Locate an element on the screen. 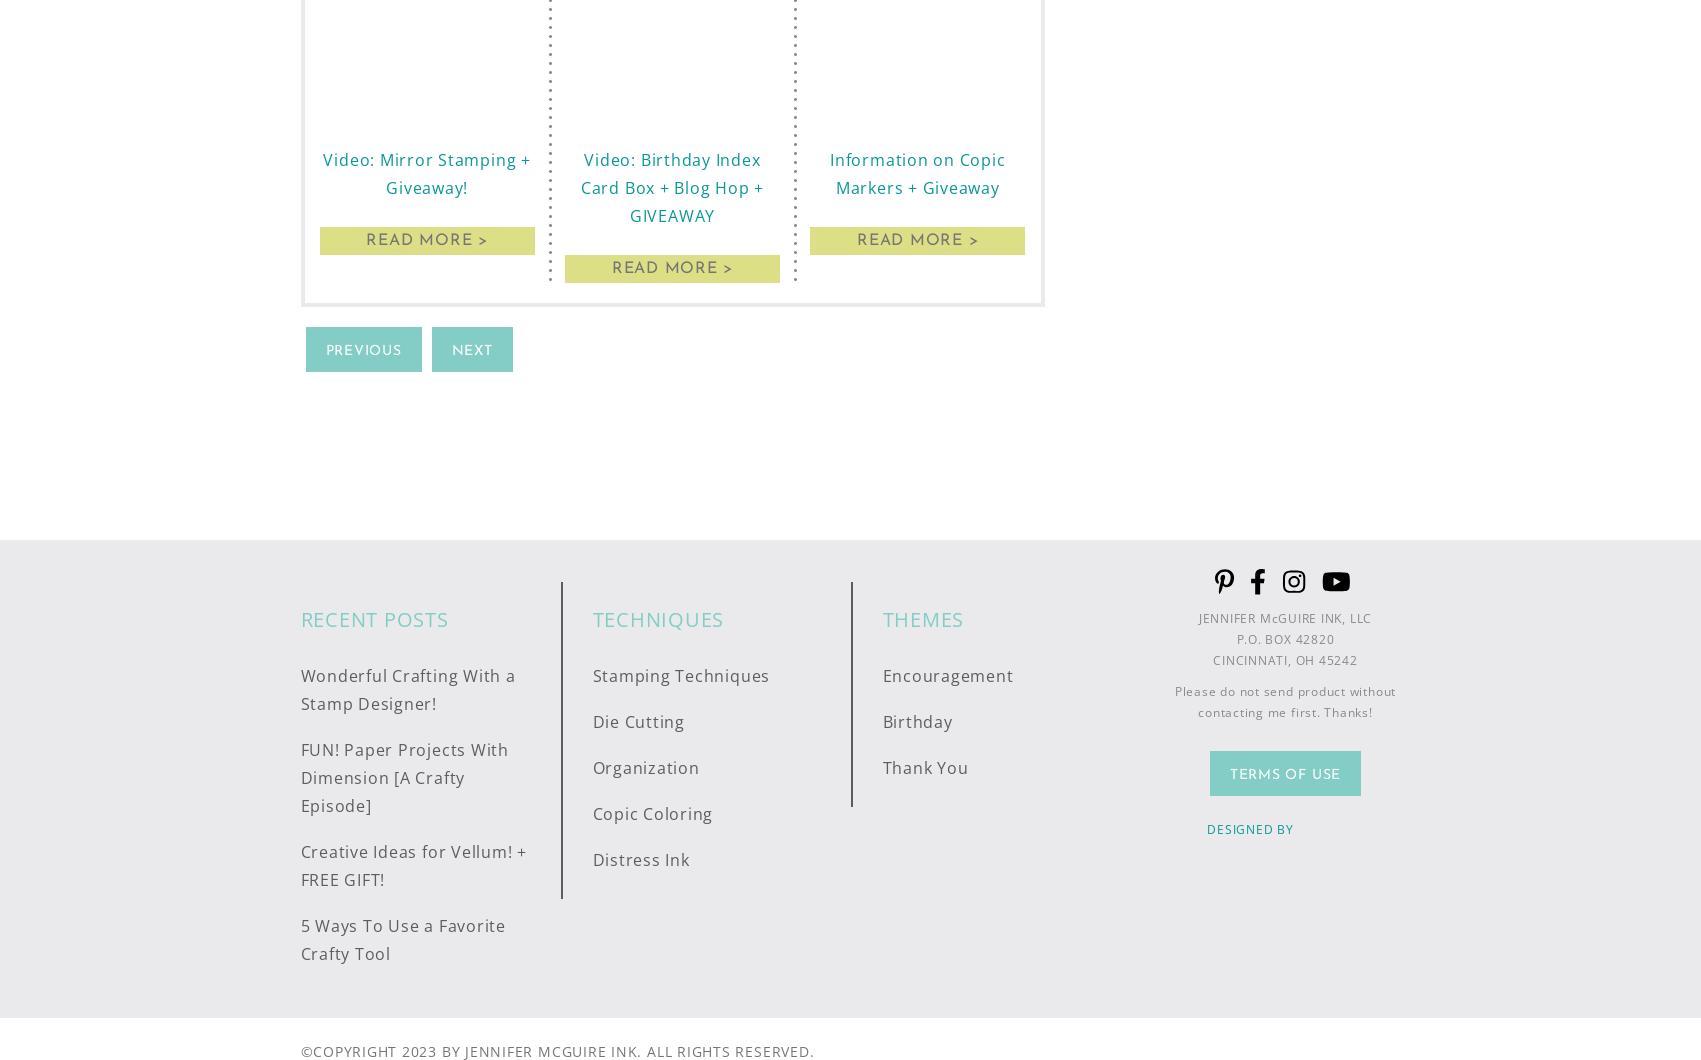 The width and height of the screenshot is (1701, 1060). 'Video: Mirror Stamping + Giveaway!' is located at coordinates (425, 171).